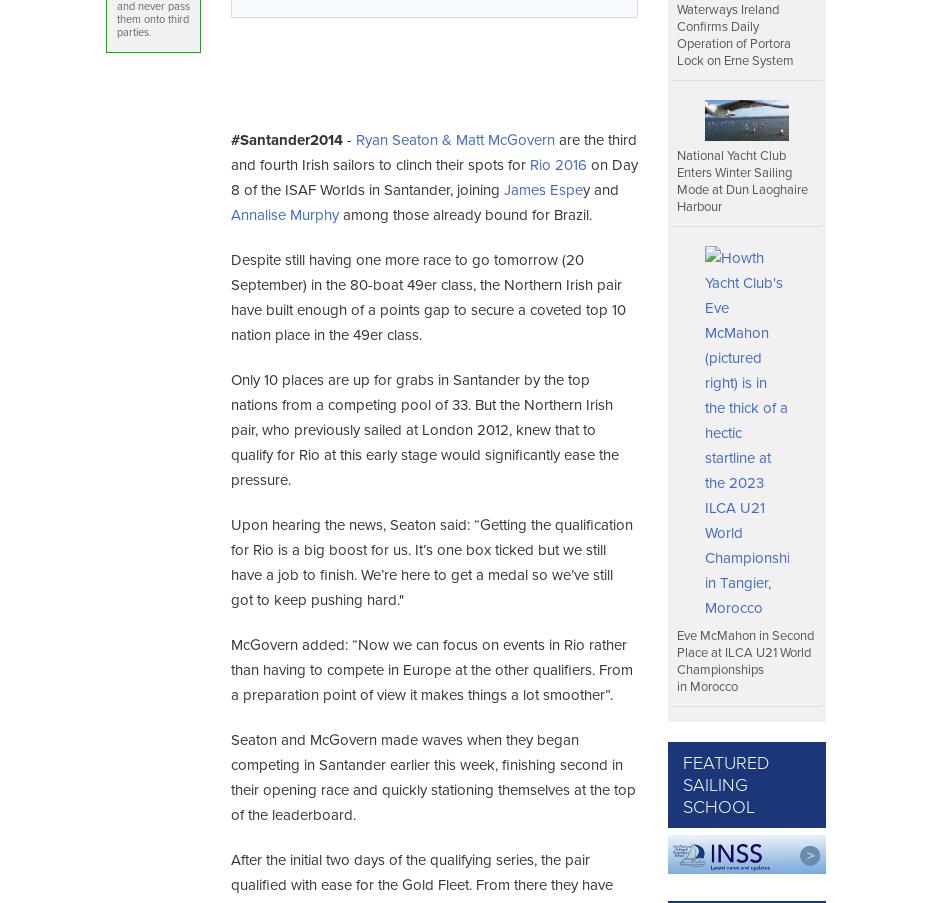  Describe the element at coordinates (742, 180) in the screenshot. I see `'National Yacht Club Enters Winter Sailing Mode at Dun Laoghaire Harbour'` at that location.